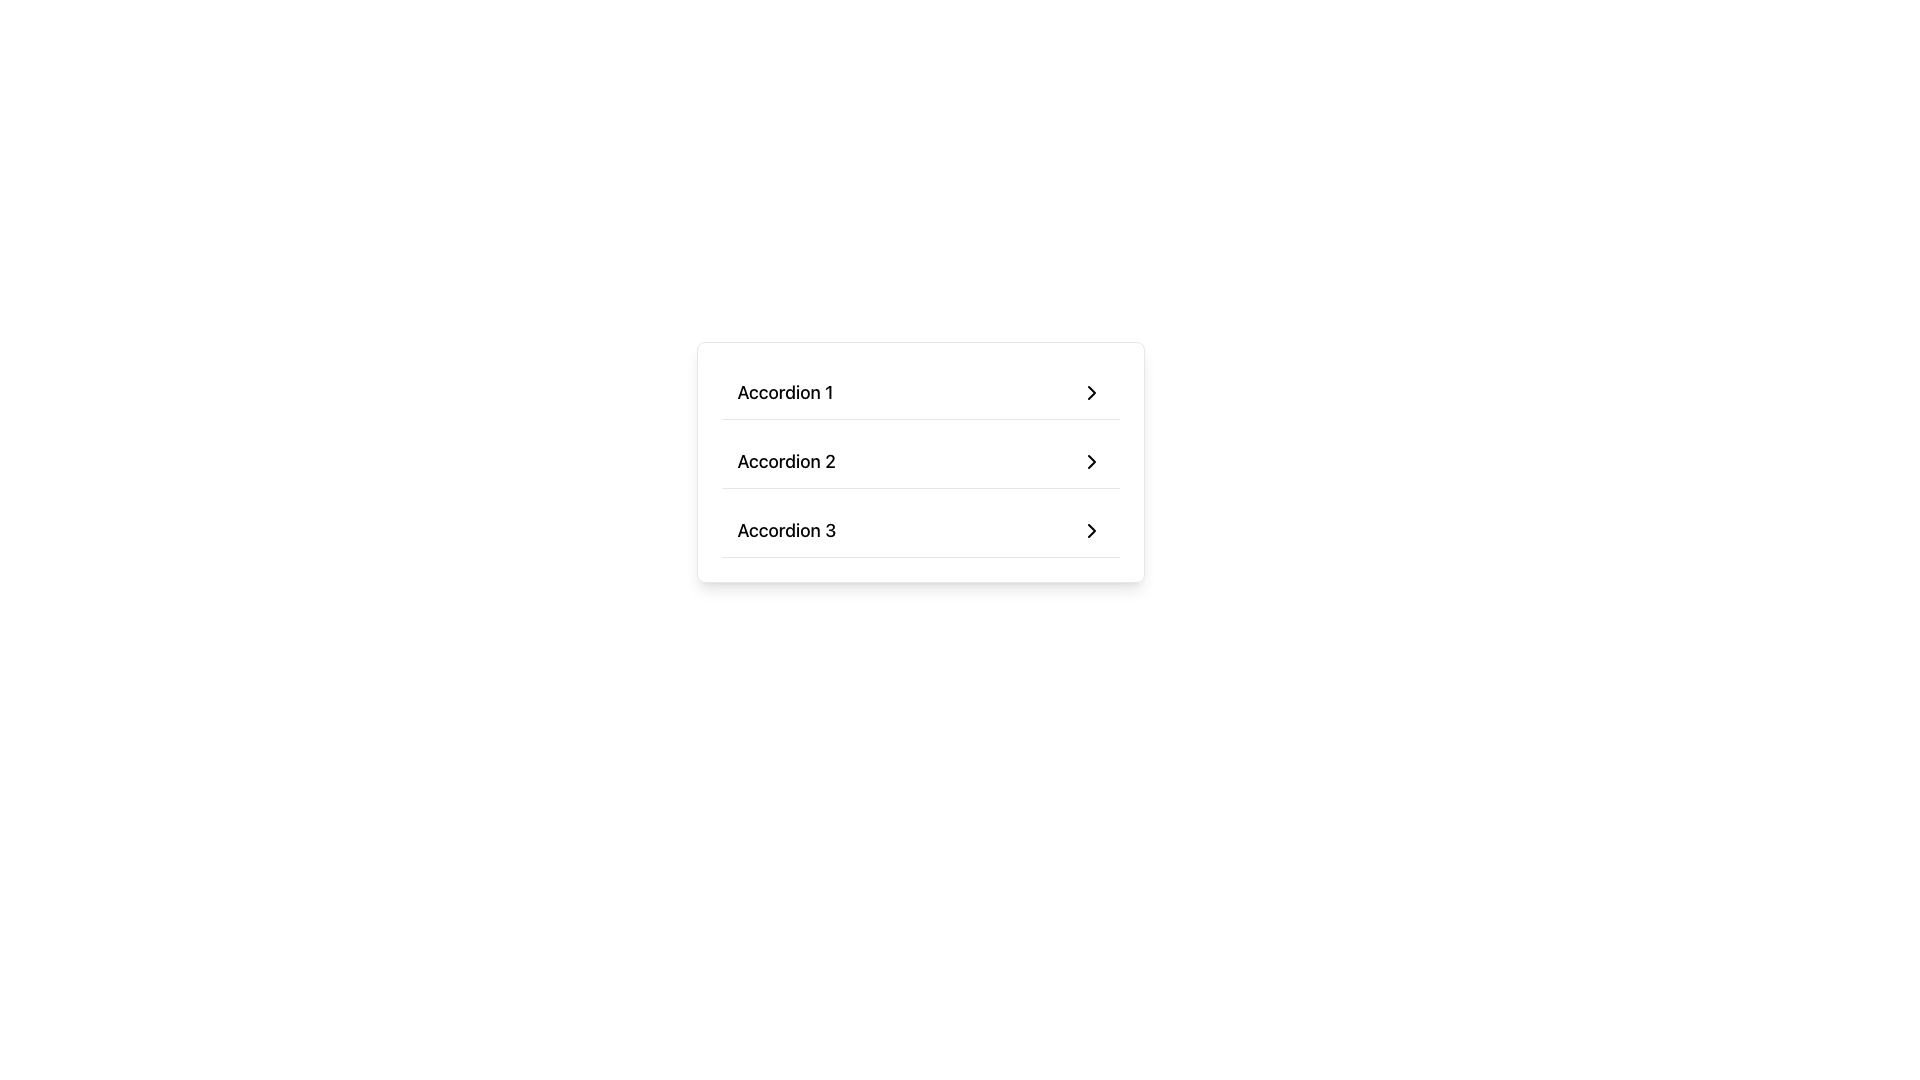 This screenshot has width=1920, height=1080. Describe the element at coordinates (785, 462) in the screenshot. I see `the text label displaying 'Accordion 2', which is located in the second accordion item of a vertical list of accordions` at that location.